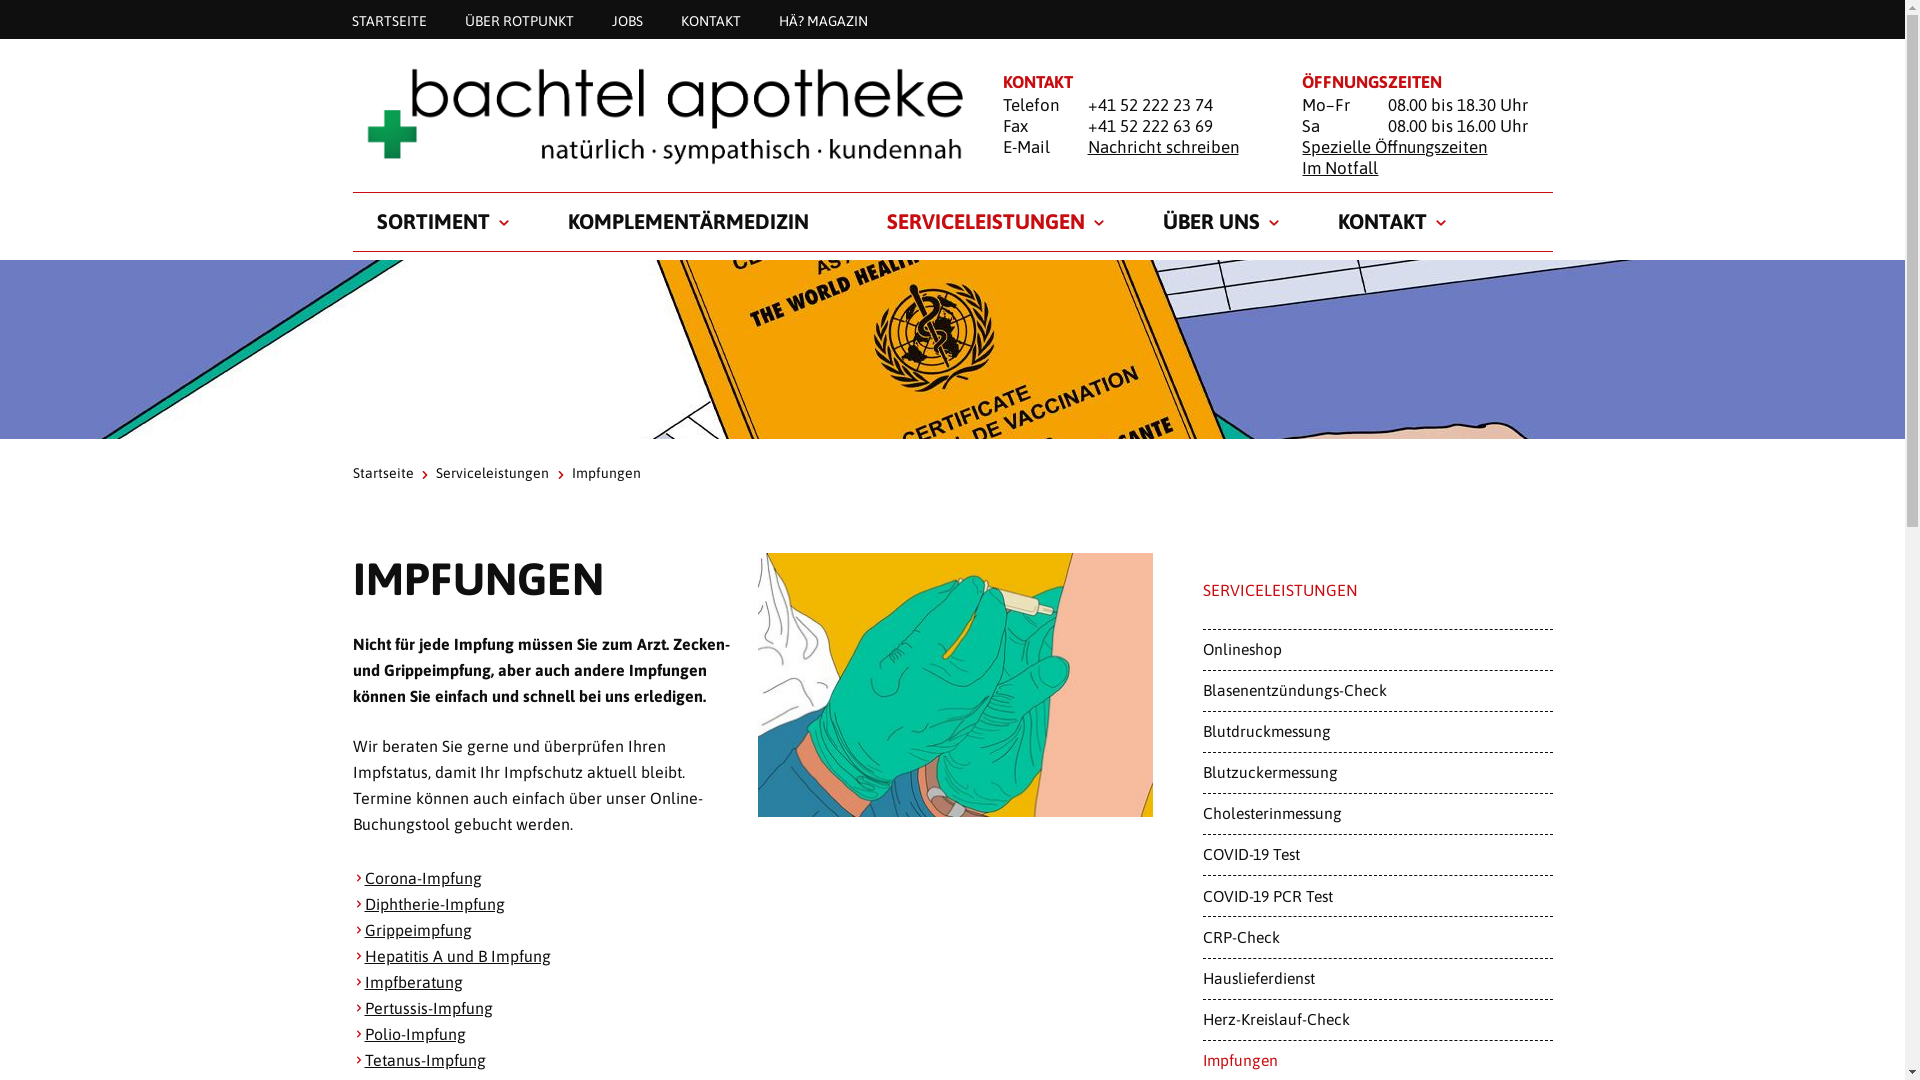 This screenshot has width=1920, height=1080. I want to click on 'Herz-Kreislauf-Check', so click(1376, 1019).